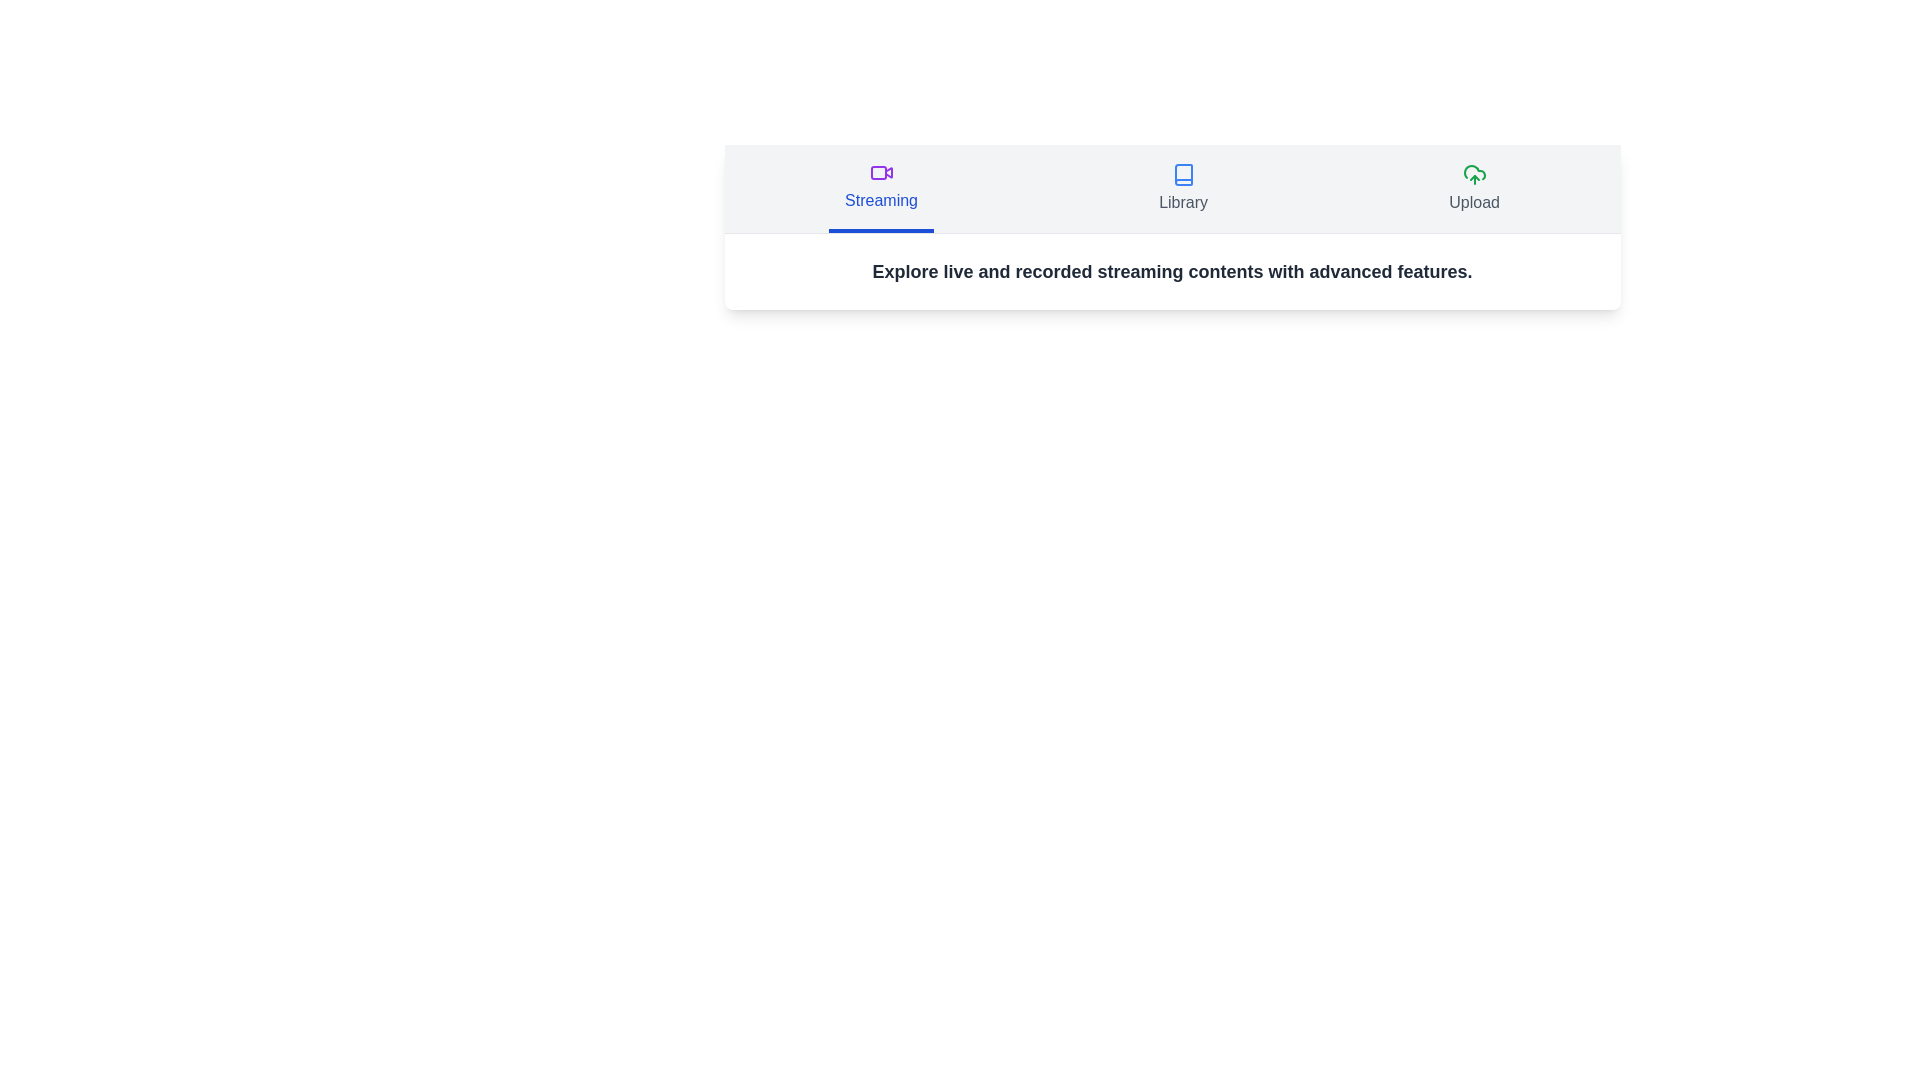  Describe the element at coordinates (1474, 189) in the screenshot. I see `the Upload tab` at that location.